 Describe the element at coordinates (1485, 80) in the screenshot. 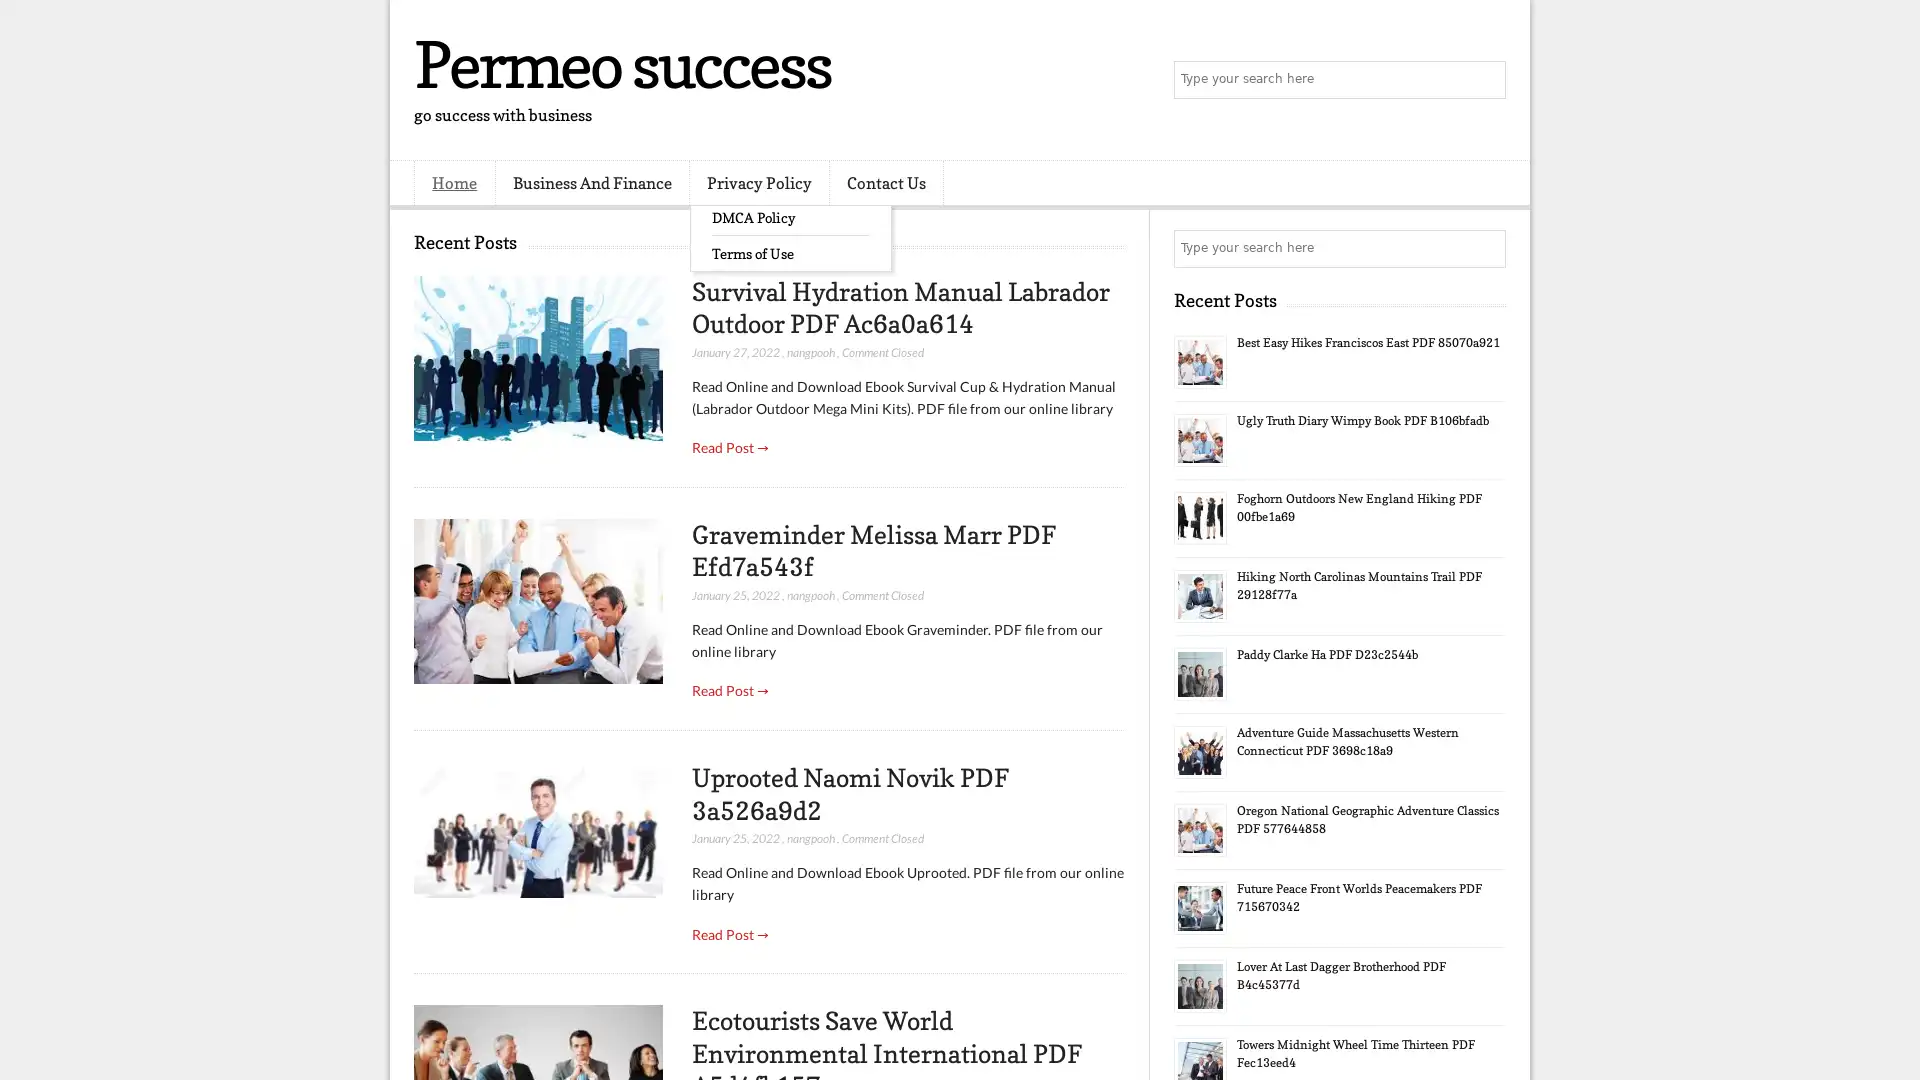

I see `Search` at that location.